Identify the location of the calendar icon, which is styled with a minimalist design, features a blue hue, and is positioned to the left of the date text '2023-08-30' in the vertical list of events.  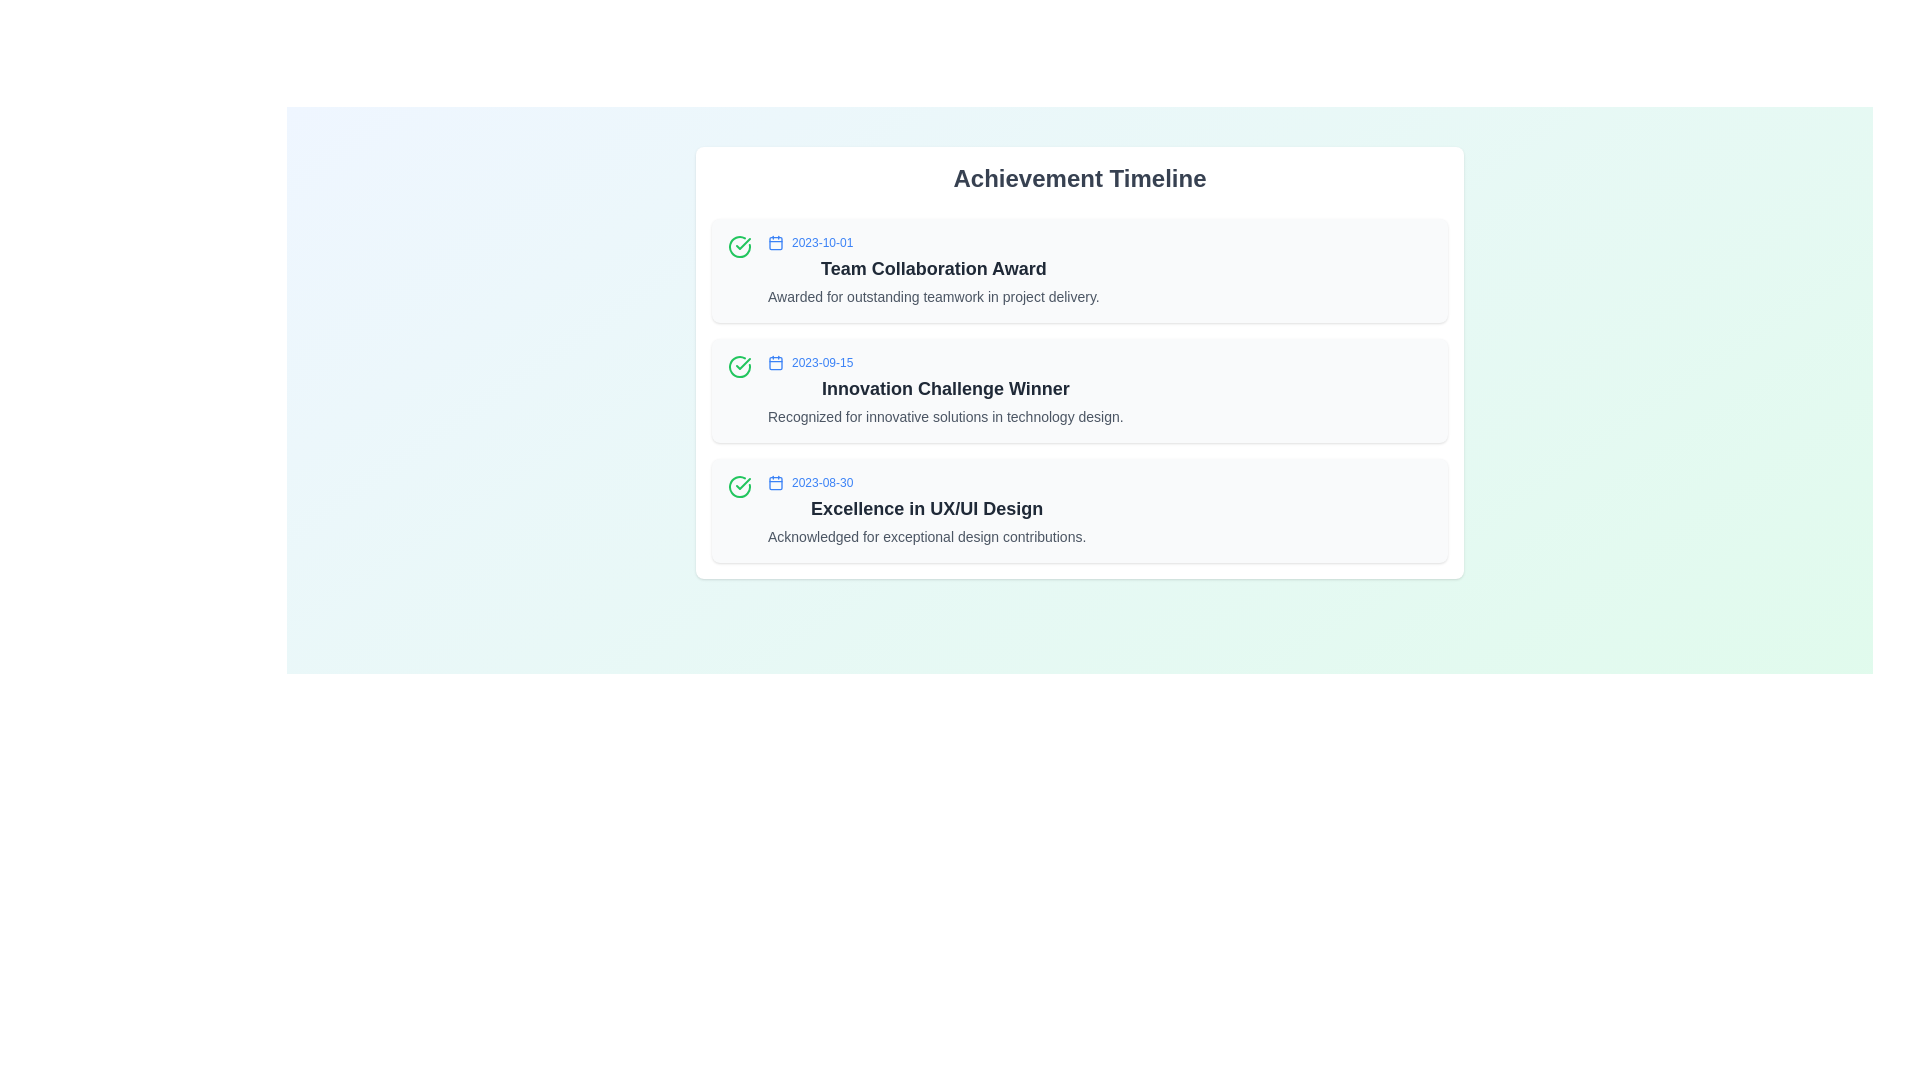
(775, 482).